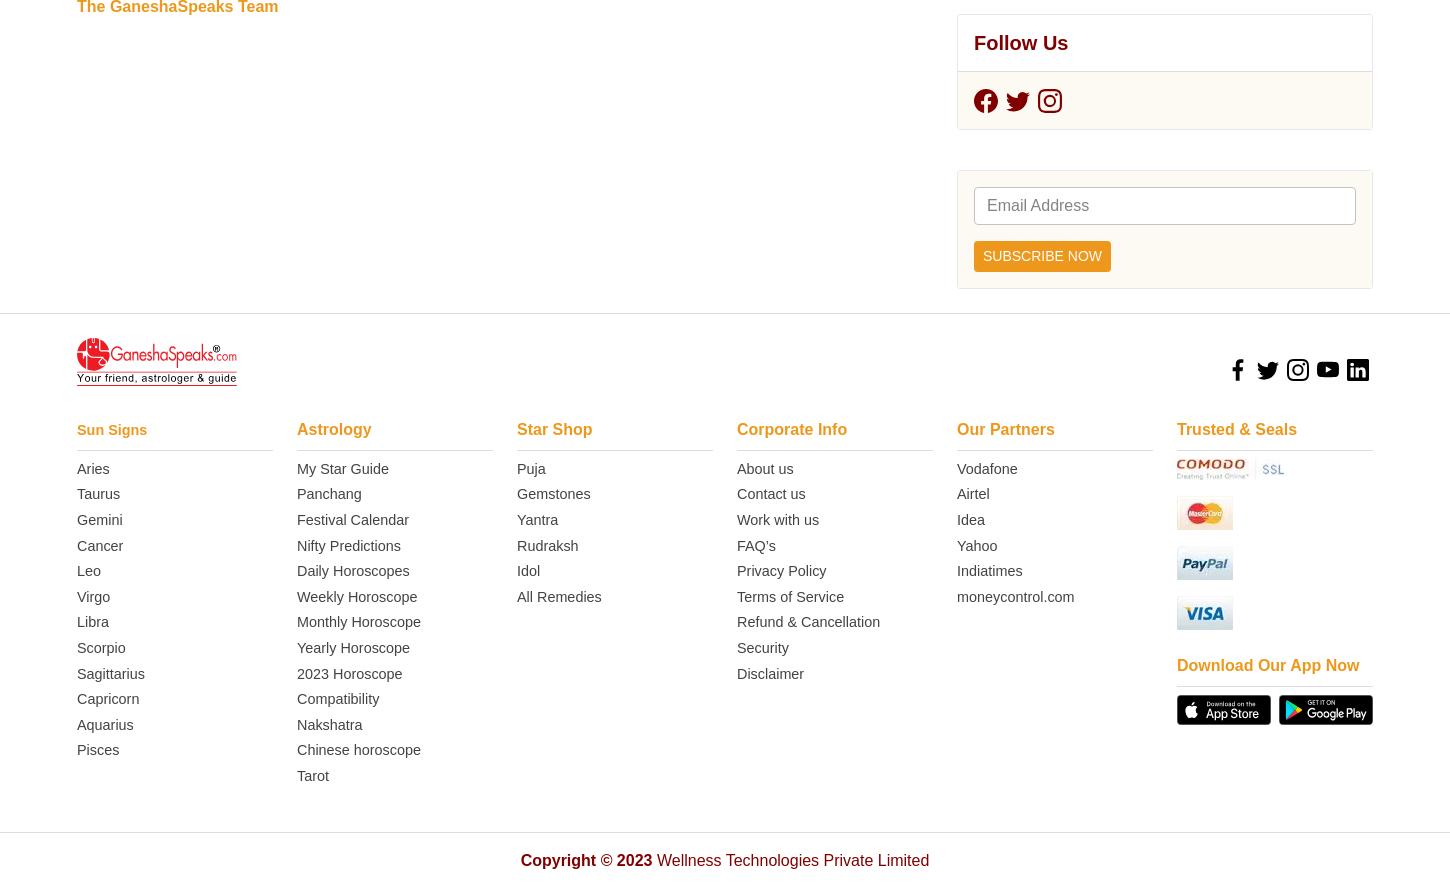 The width and height of the screenshot is (1450, 888). Describe the element at coordinates (104, 90) in the screenshot. I see `'Aquarius'` at that location.